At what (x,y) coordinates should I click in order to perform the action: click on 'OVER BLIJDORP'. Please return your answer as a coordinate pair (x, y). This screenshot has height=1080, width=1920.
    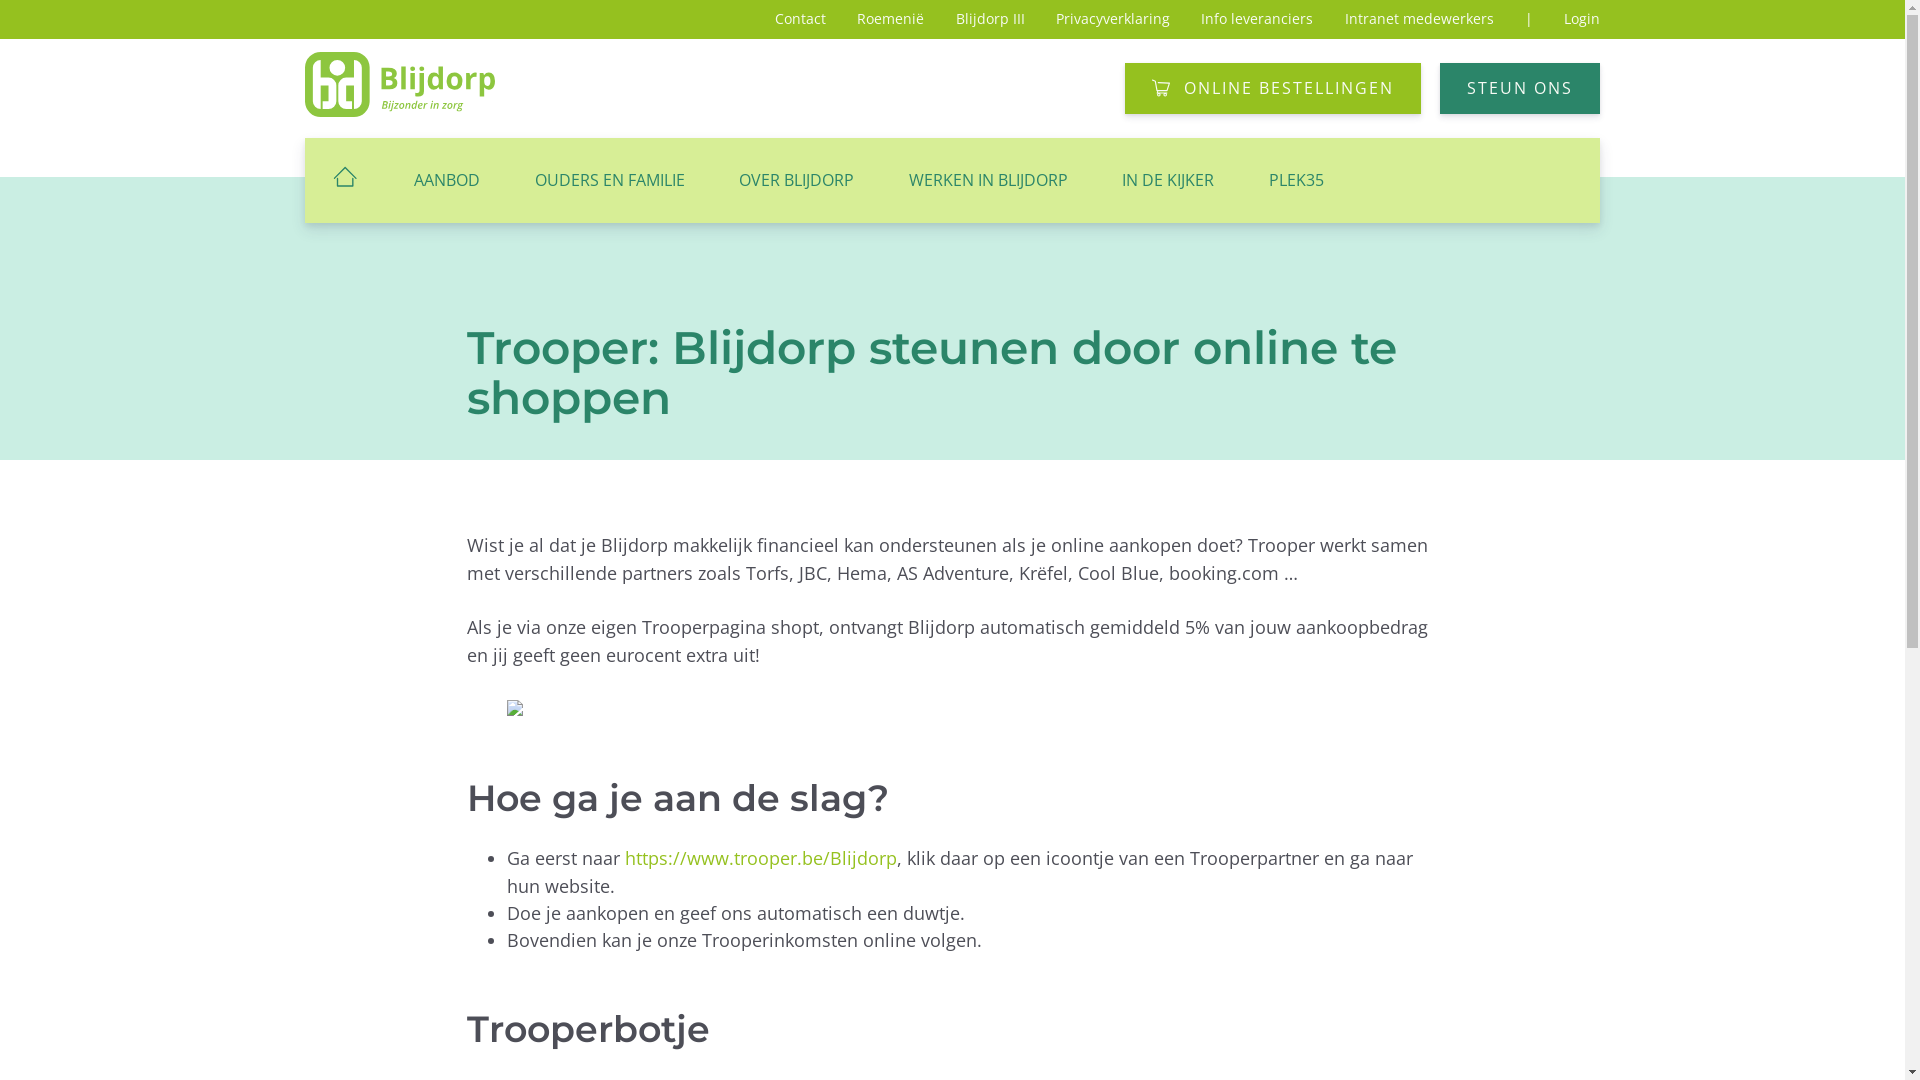
    Looking at the image, I should click on (795, 180).